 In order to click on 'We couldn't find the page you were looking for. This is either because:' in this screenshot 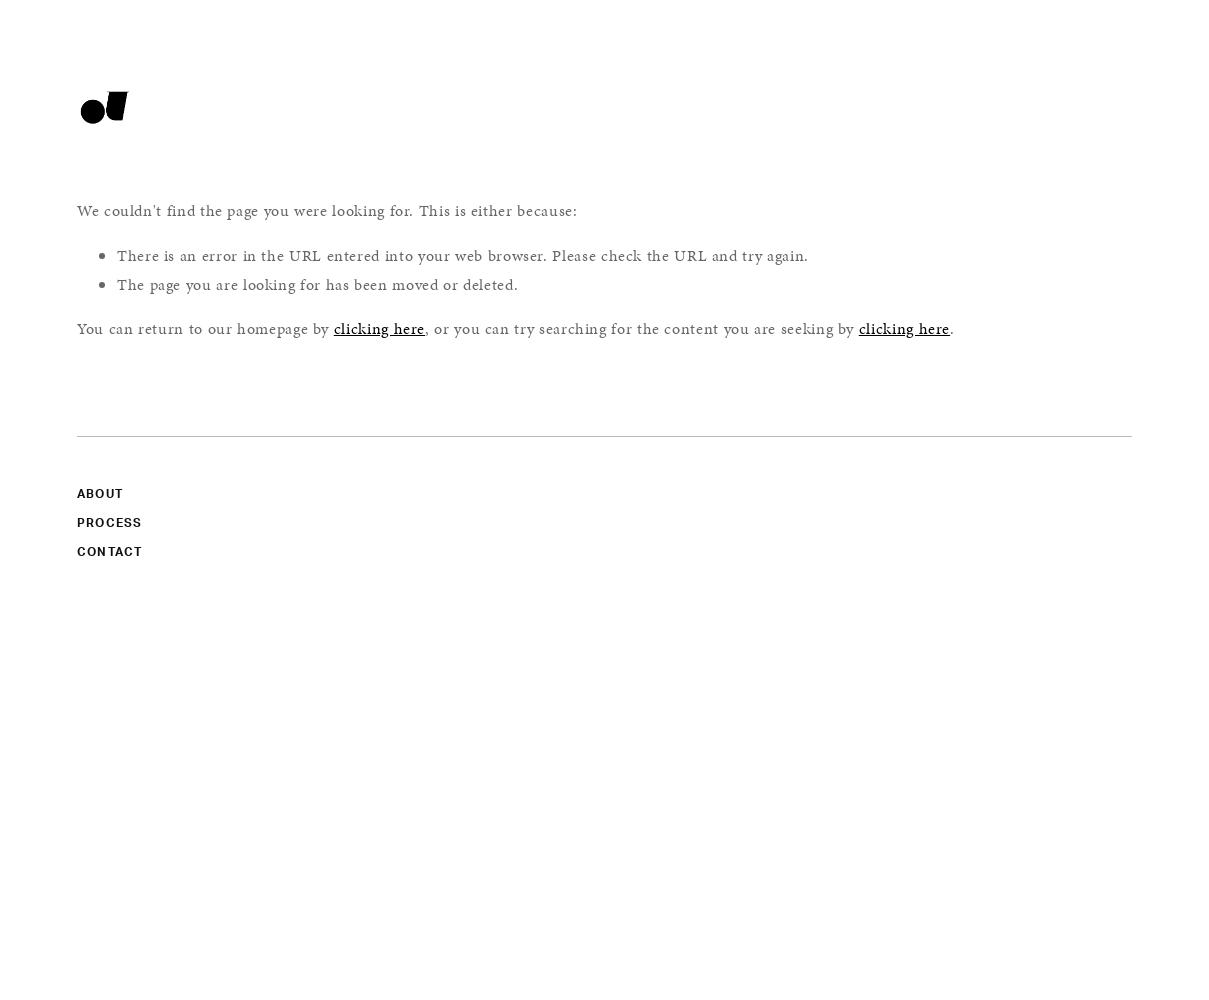, I will do `click(76, 209)`.